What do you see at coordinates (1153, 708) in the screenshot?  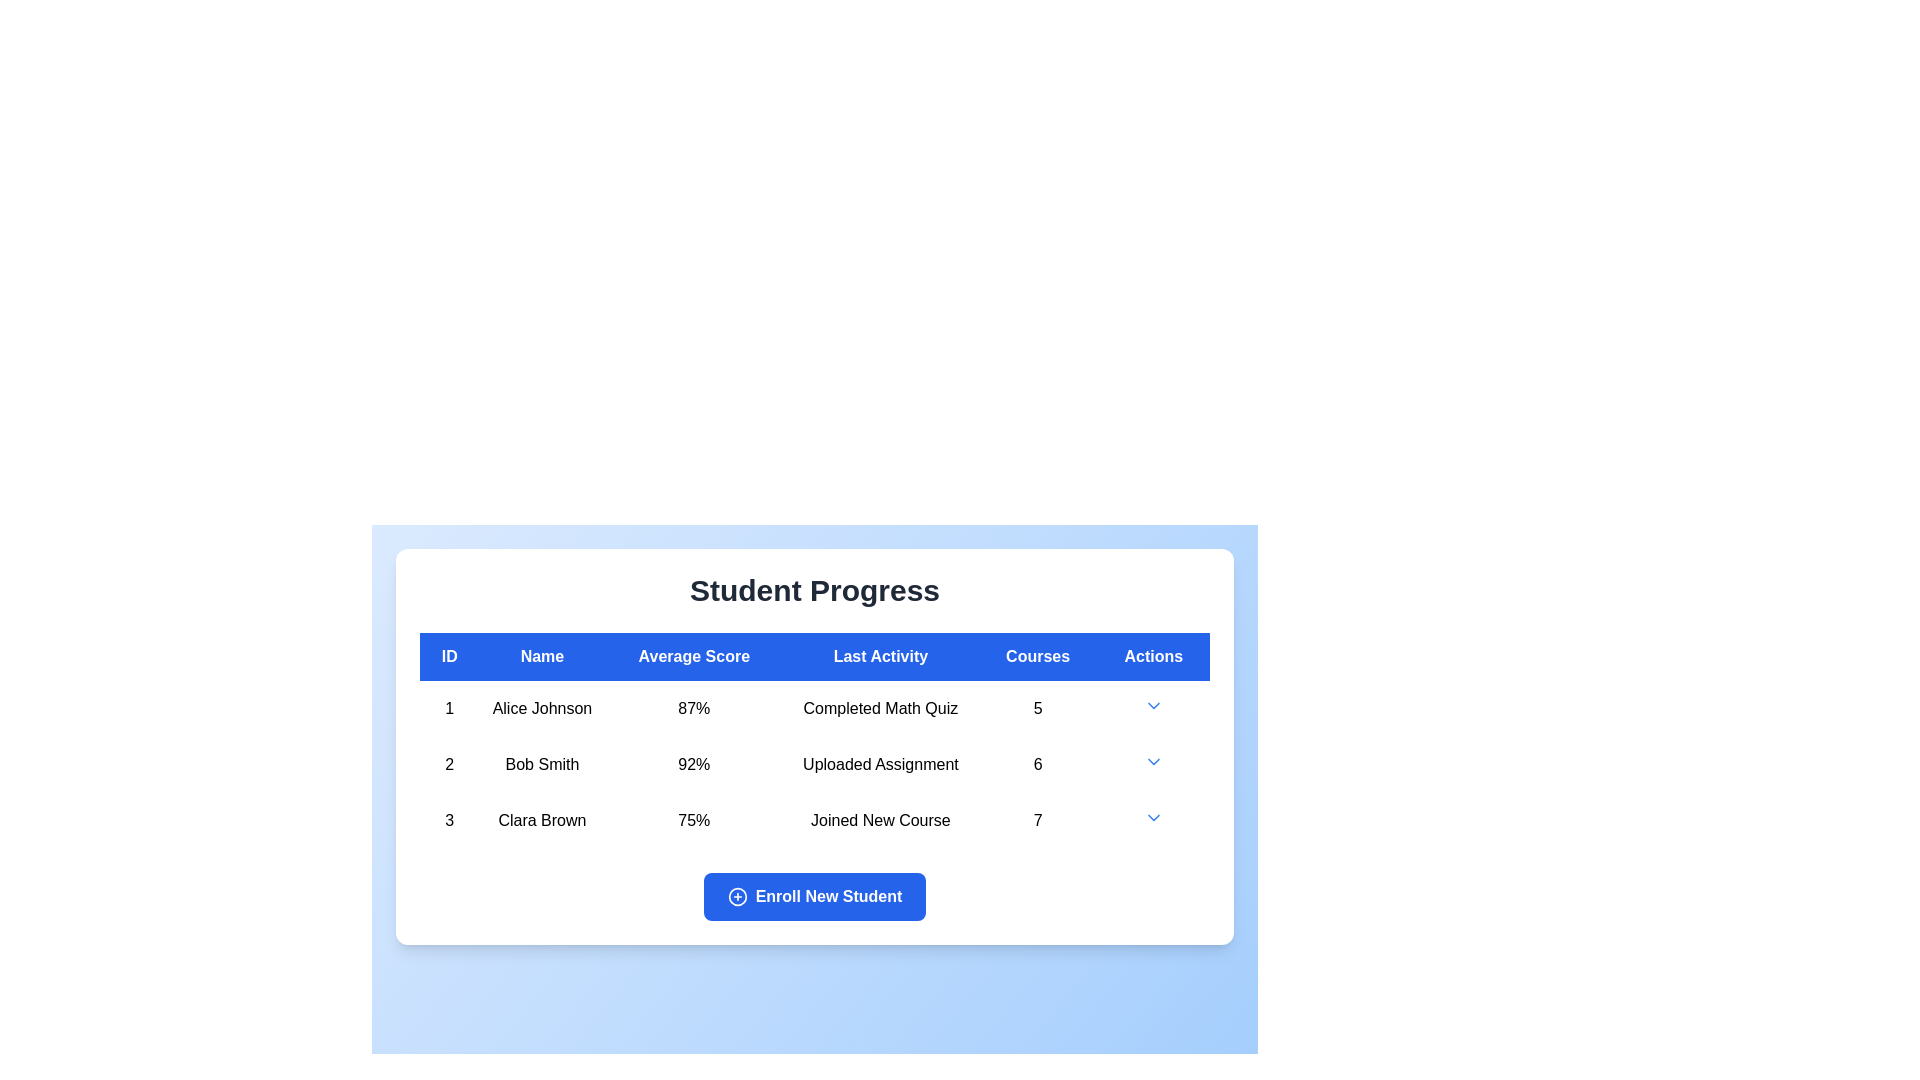 I see `the downward-facing arrow icon in the 'Actions' column of the first row corresponding to 'Alice Johnson'` at bounding box center [1153, 708].